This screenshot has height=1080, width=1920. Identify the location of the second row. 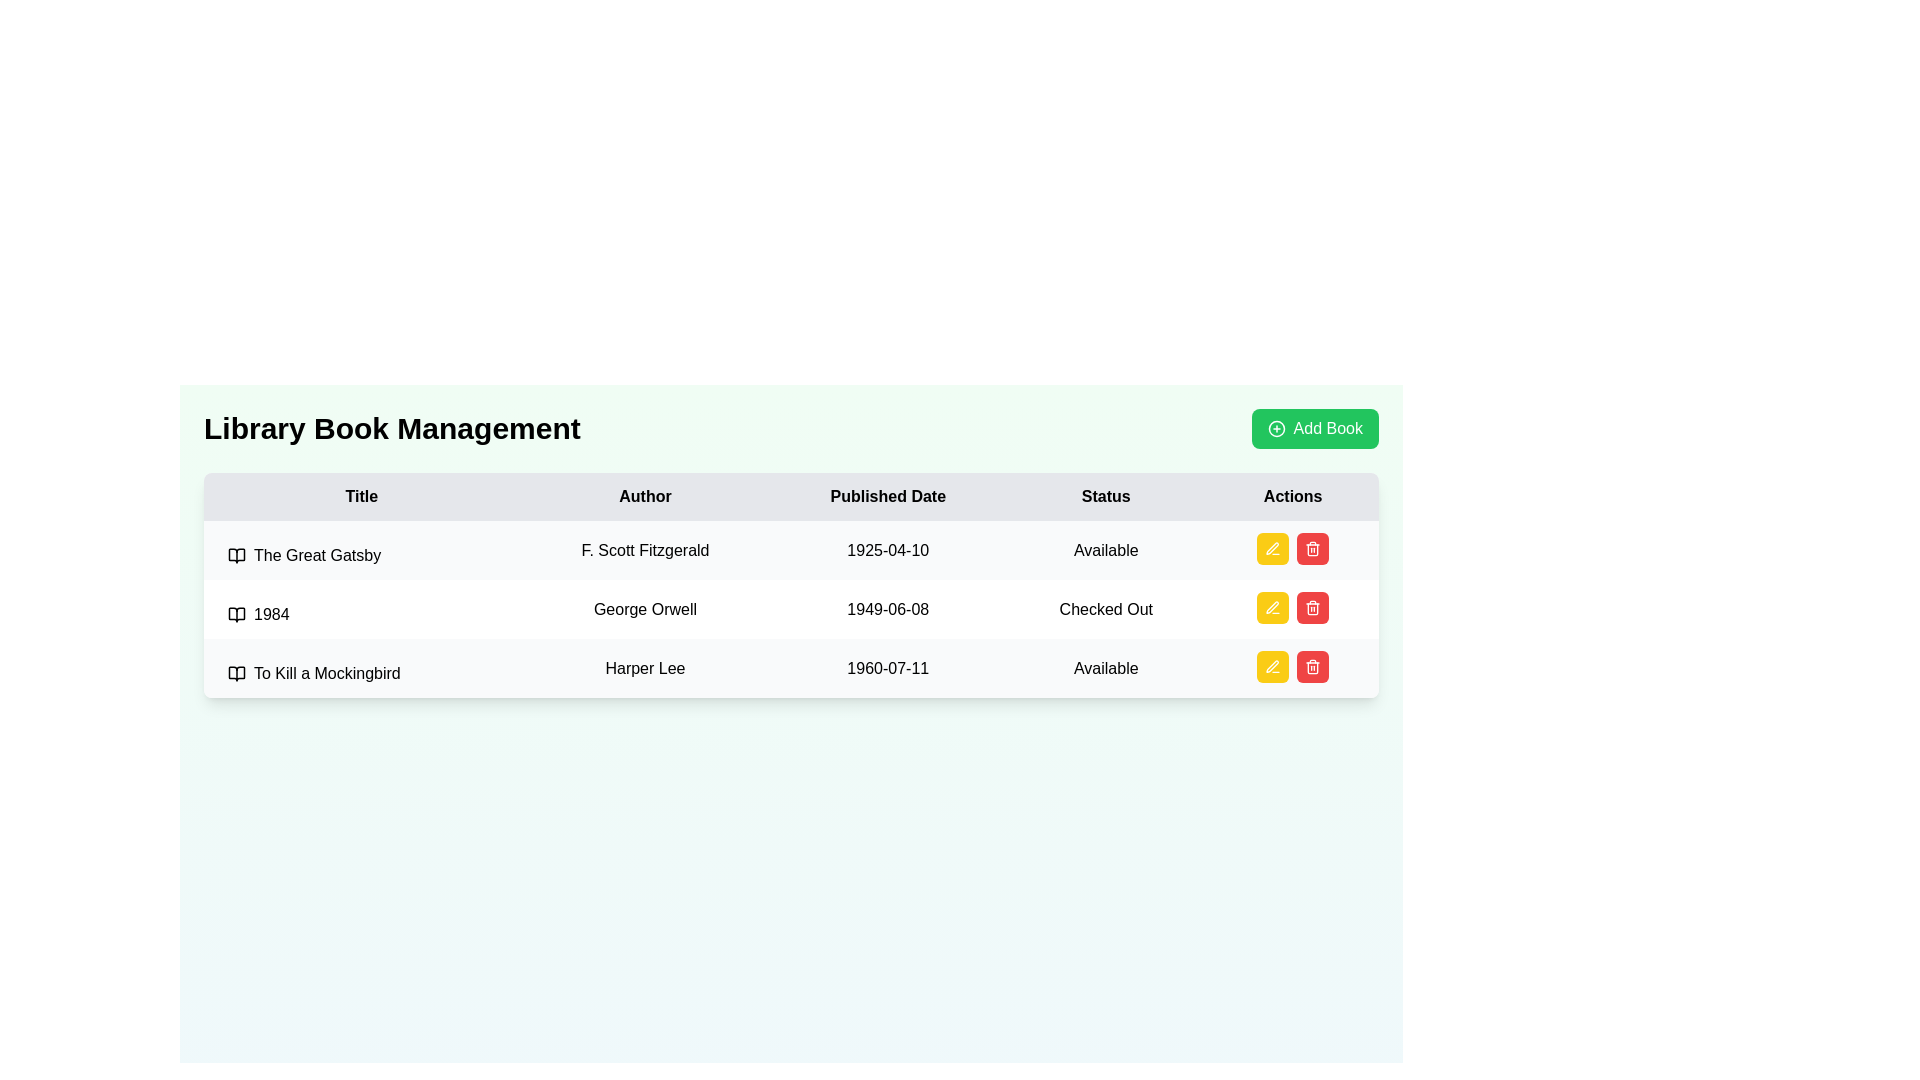
(790, 608).